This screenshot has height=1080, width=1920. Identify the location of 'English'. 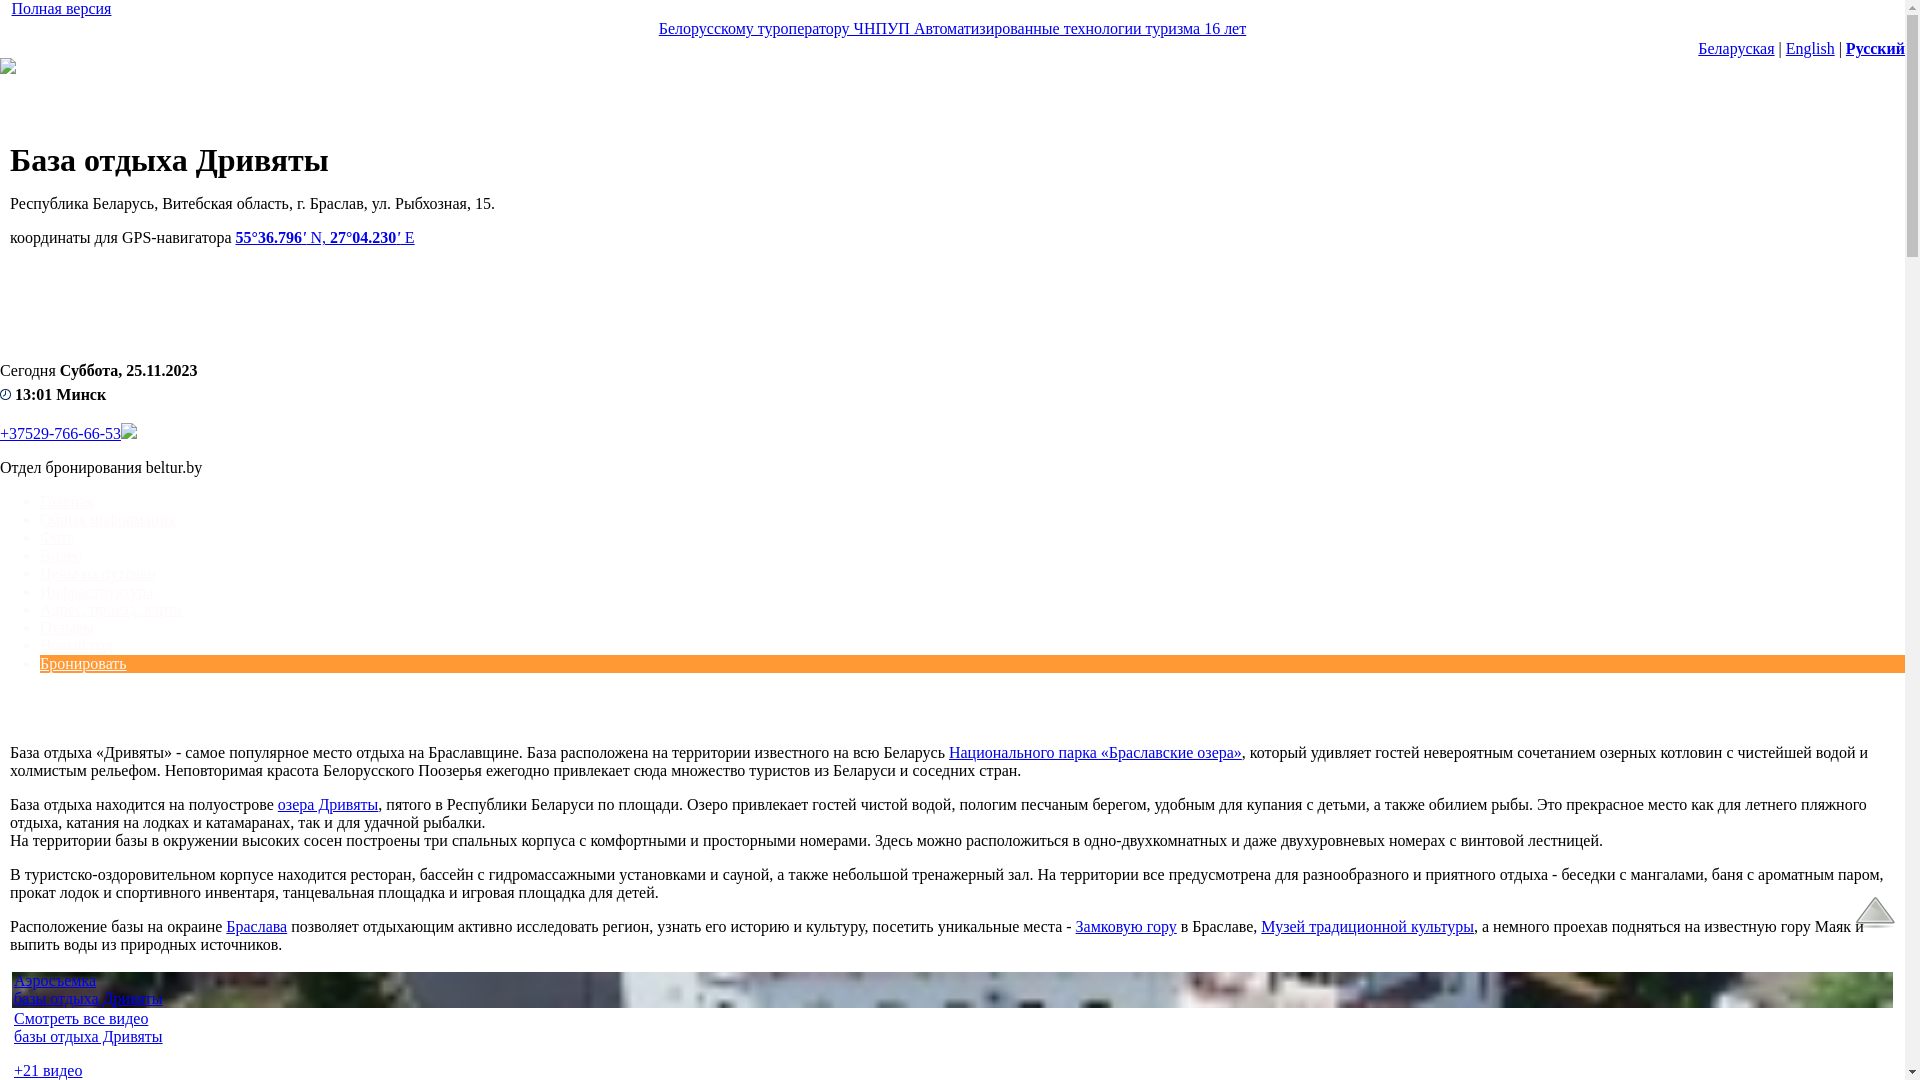
(1810, 47).